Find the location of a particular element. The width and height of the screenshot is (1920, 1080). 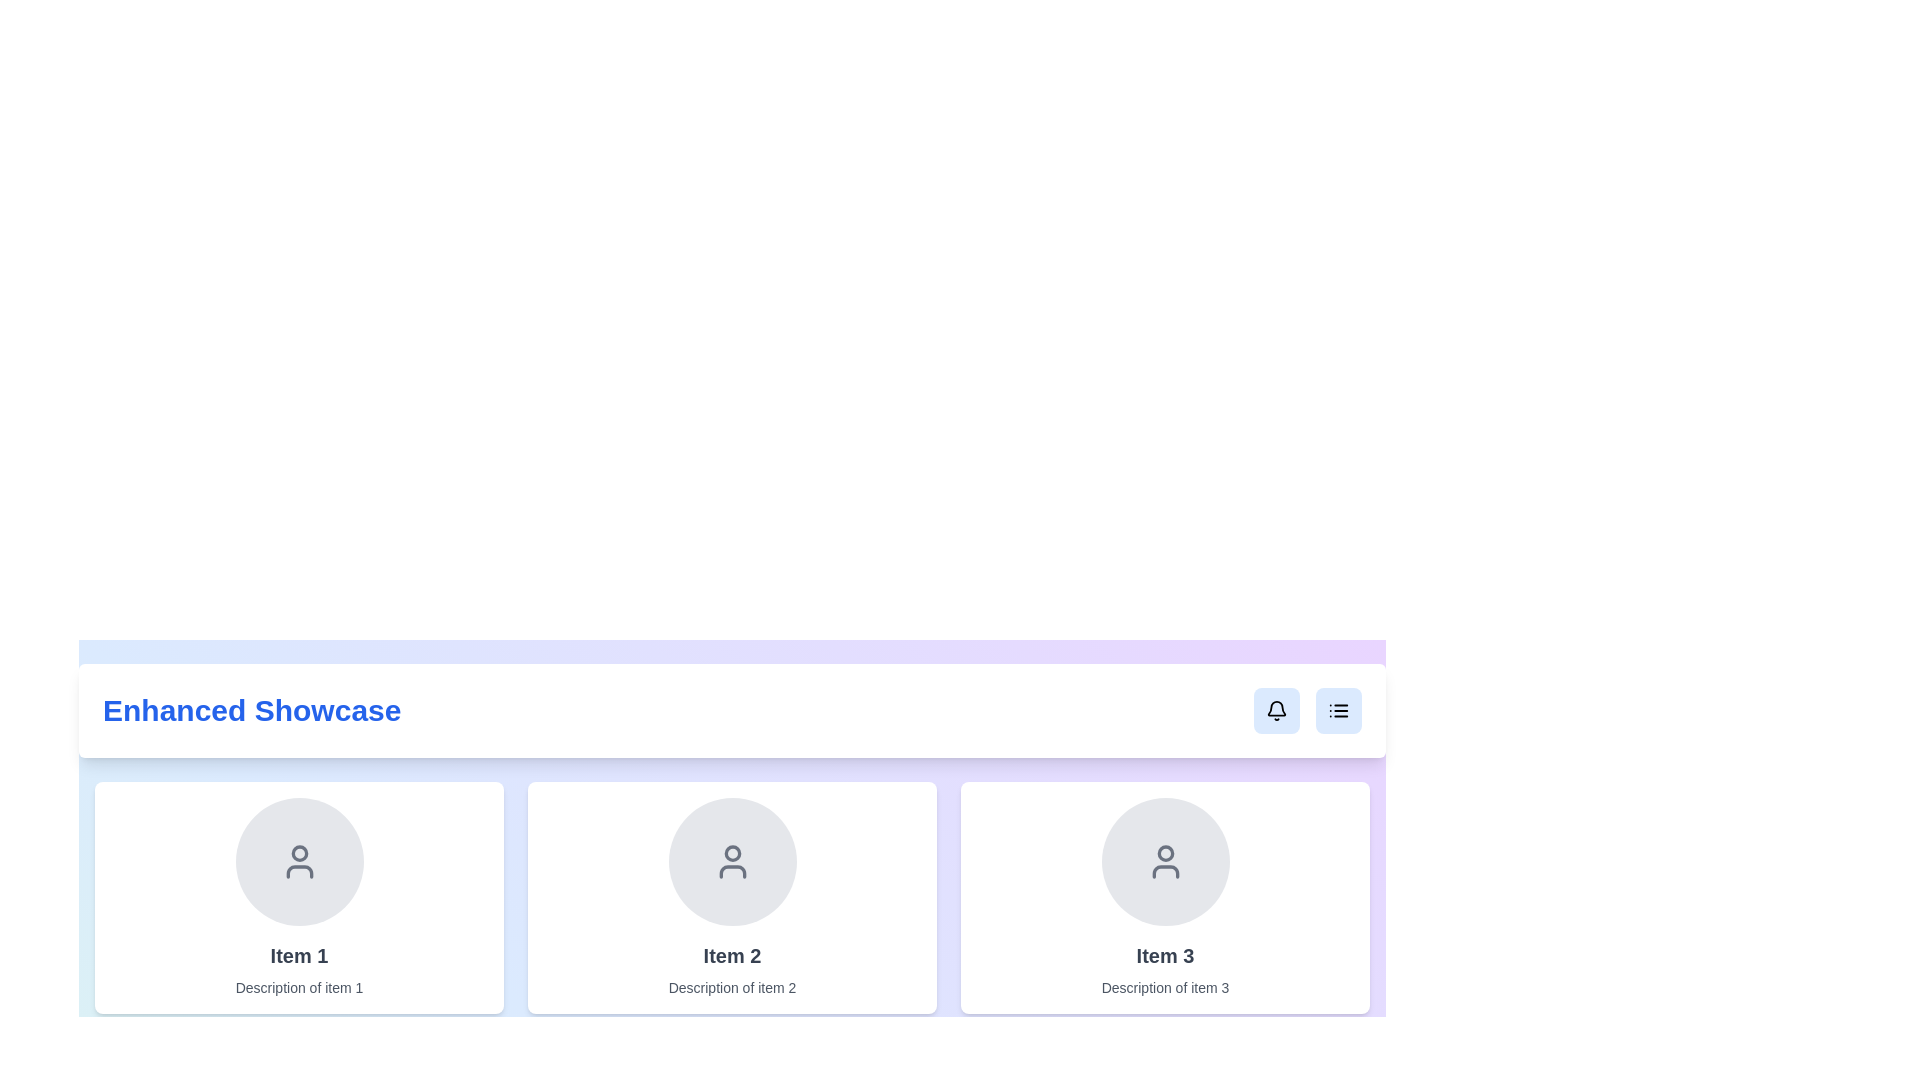

the informational text label located directly below the bolded title 'Item 3' in the third column of a three-column layout is located at coordinates (1165, 986).